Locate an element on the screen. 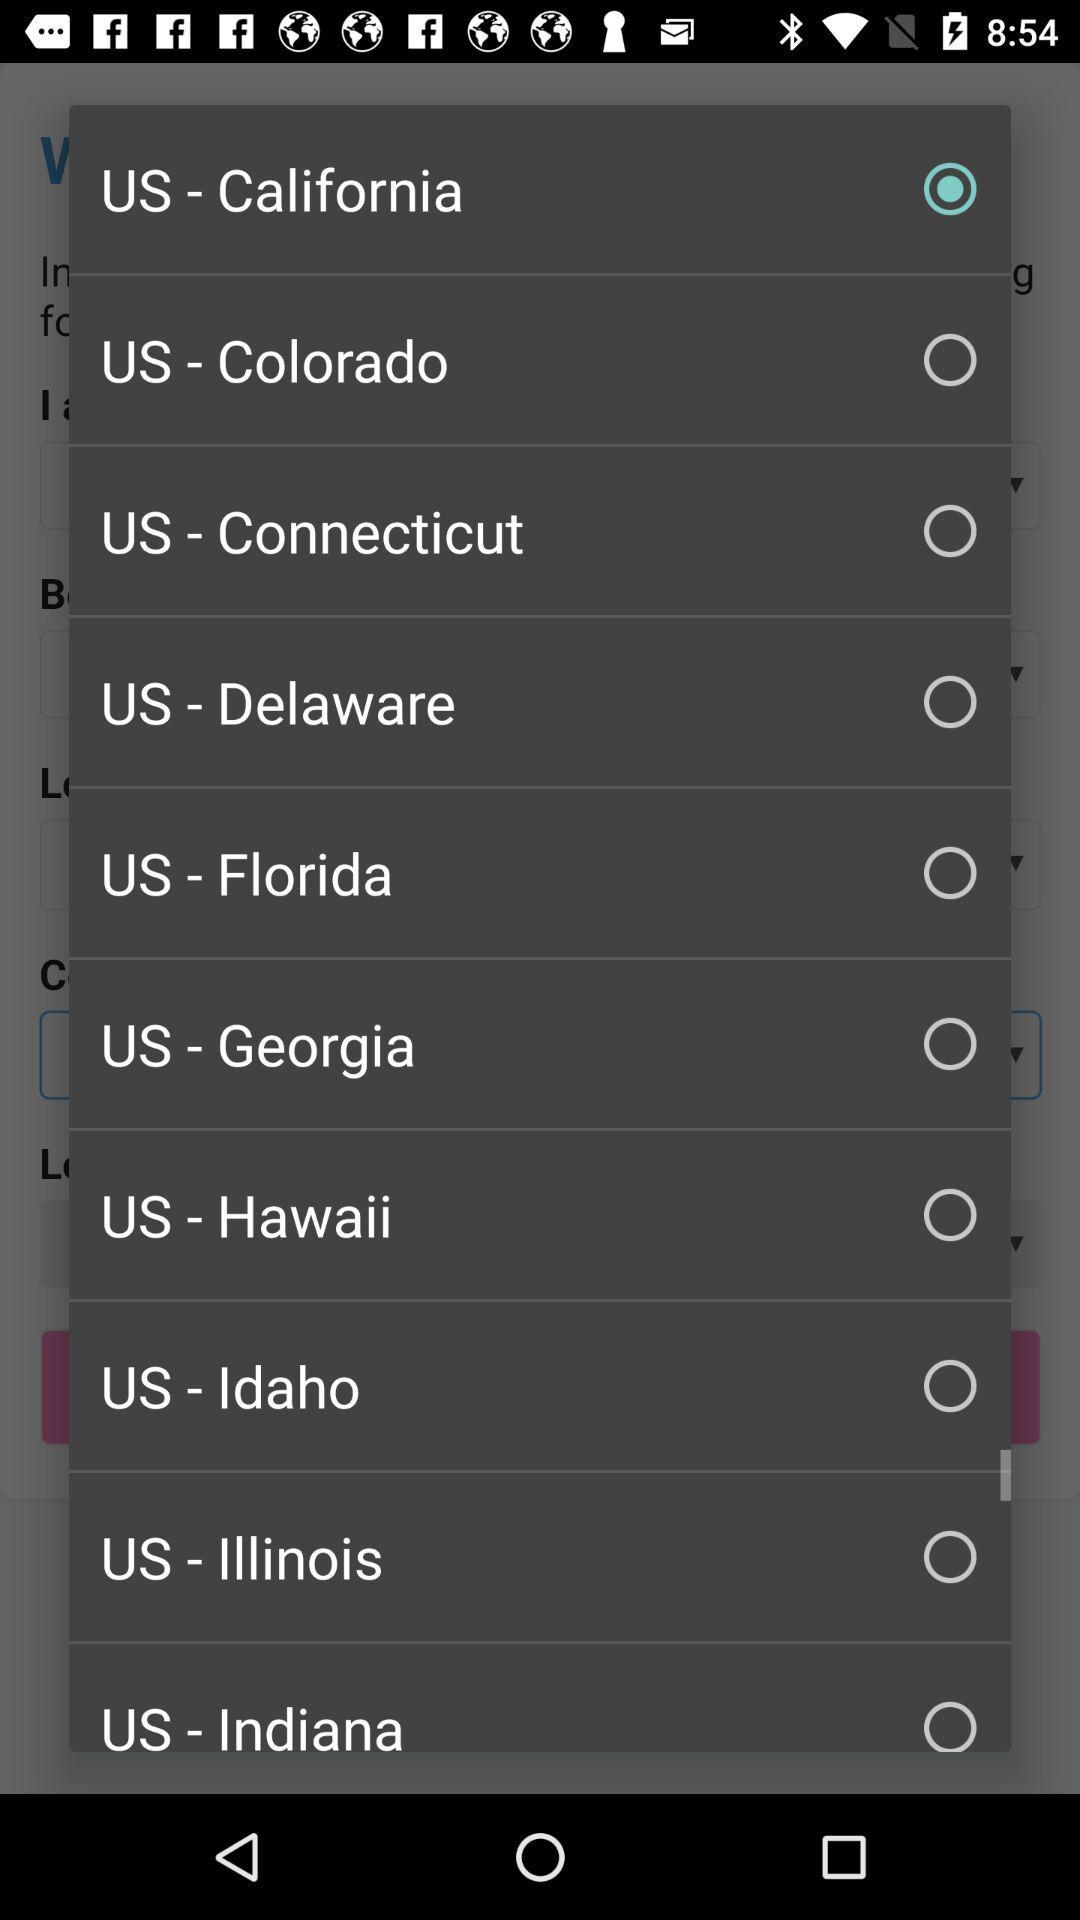 Image resolution: width=1080 pixels, height=1920 pixels. the item above us - illinois is located at coordinates (540, 1385).